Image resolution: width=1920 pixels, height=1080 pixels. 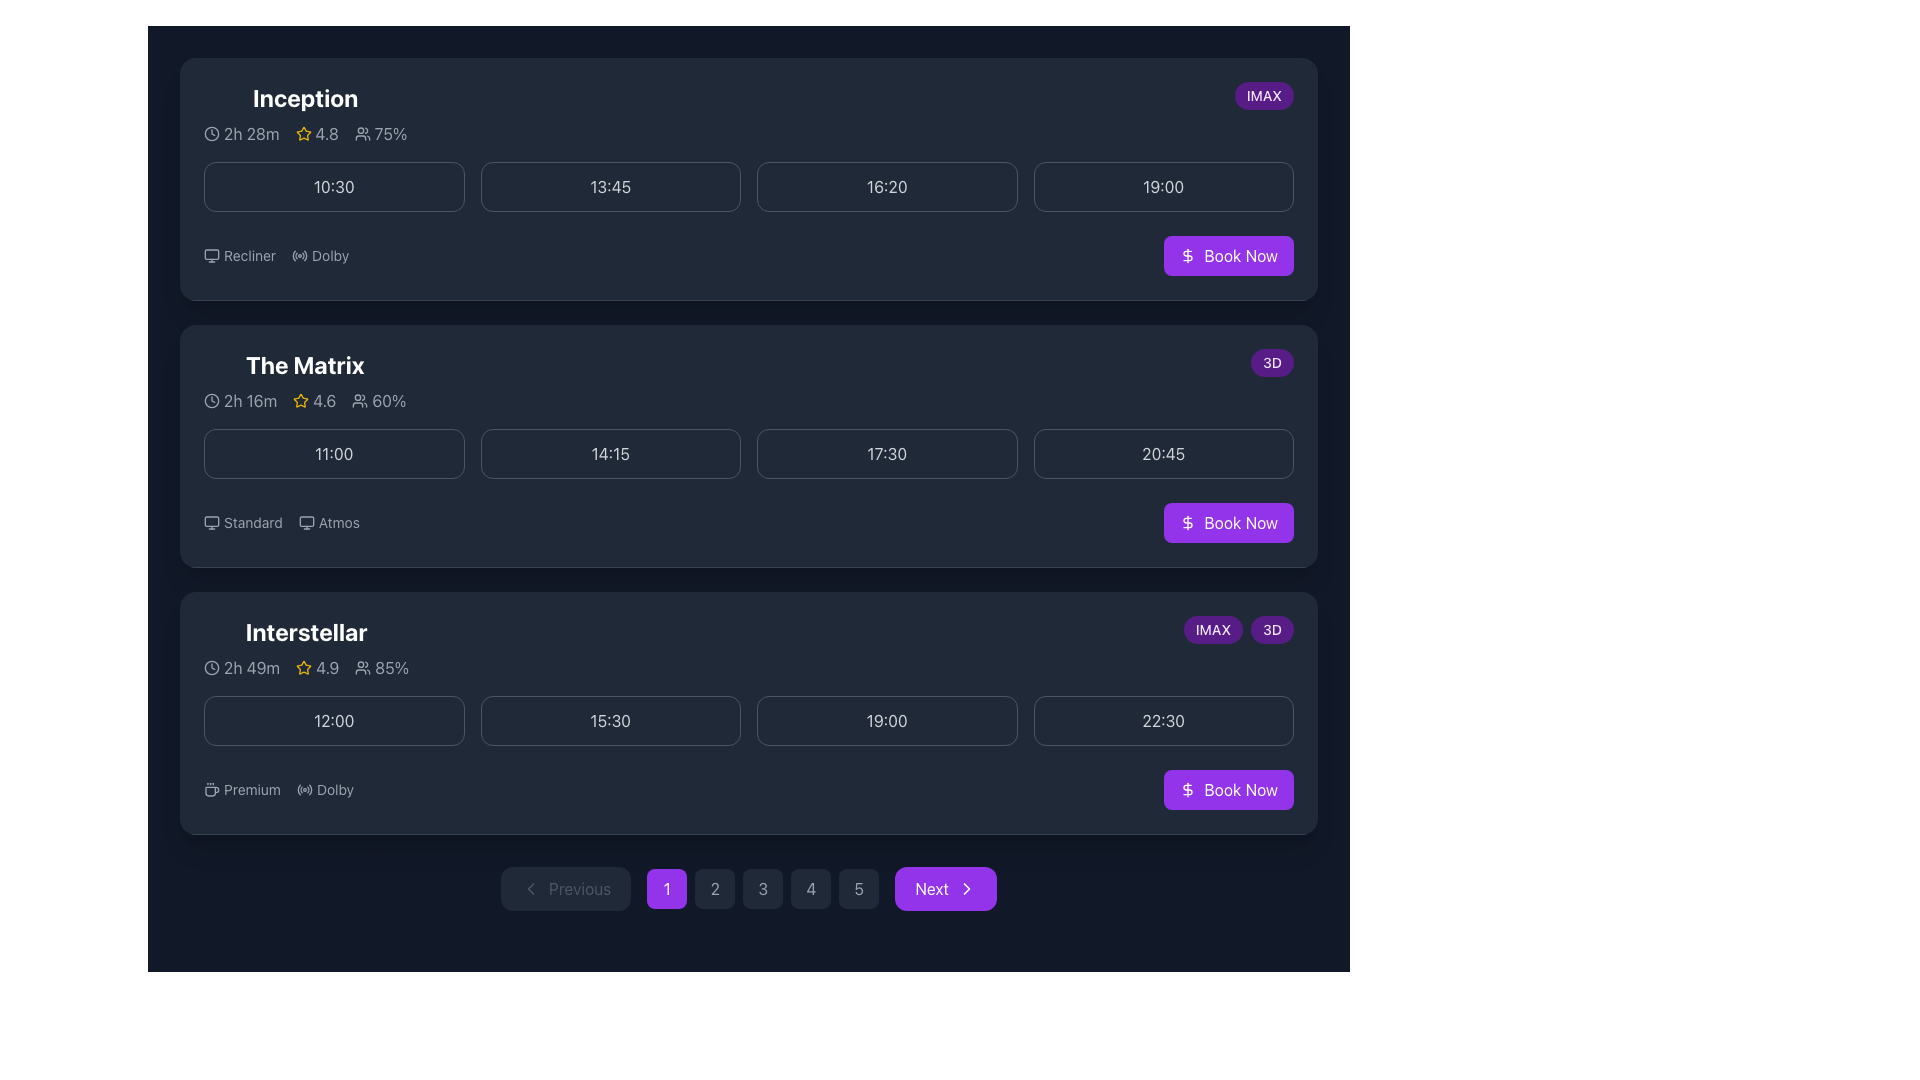 What do you see at coordinates (1228, 522) in the screenshot?
I see `the 'Book Now' button with a purple background and white text to visualize its hover effects` at bounding box center [1228, 522].